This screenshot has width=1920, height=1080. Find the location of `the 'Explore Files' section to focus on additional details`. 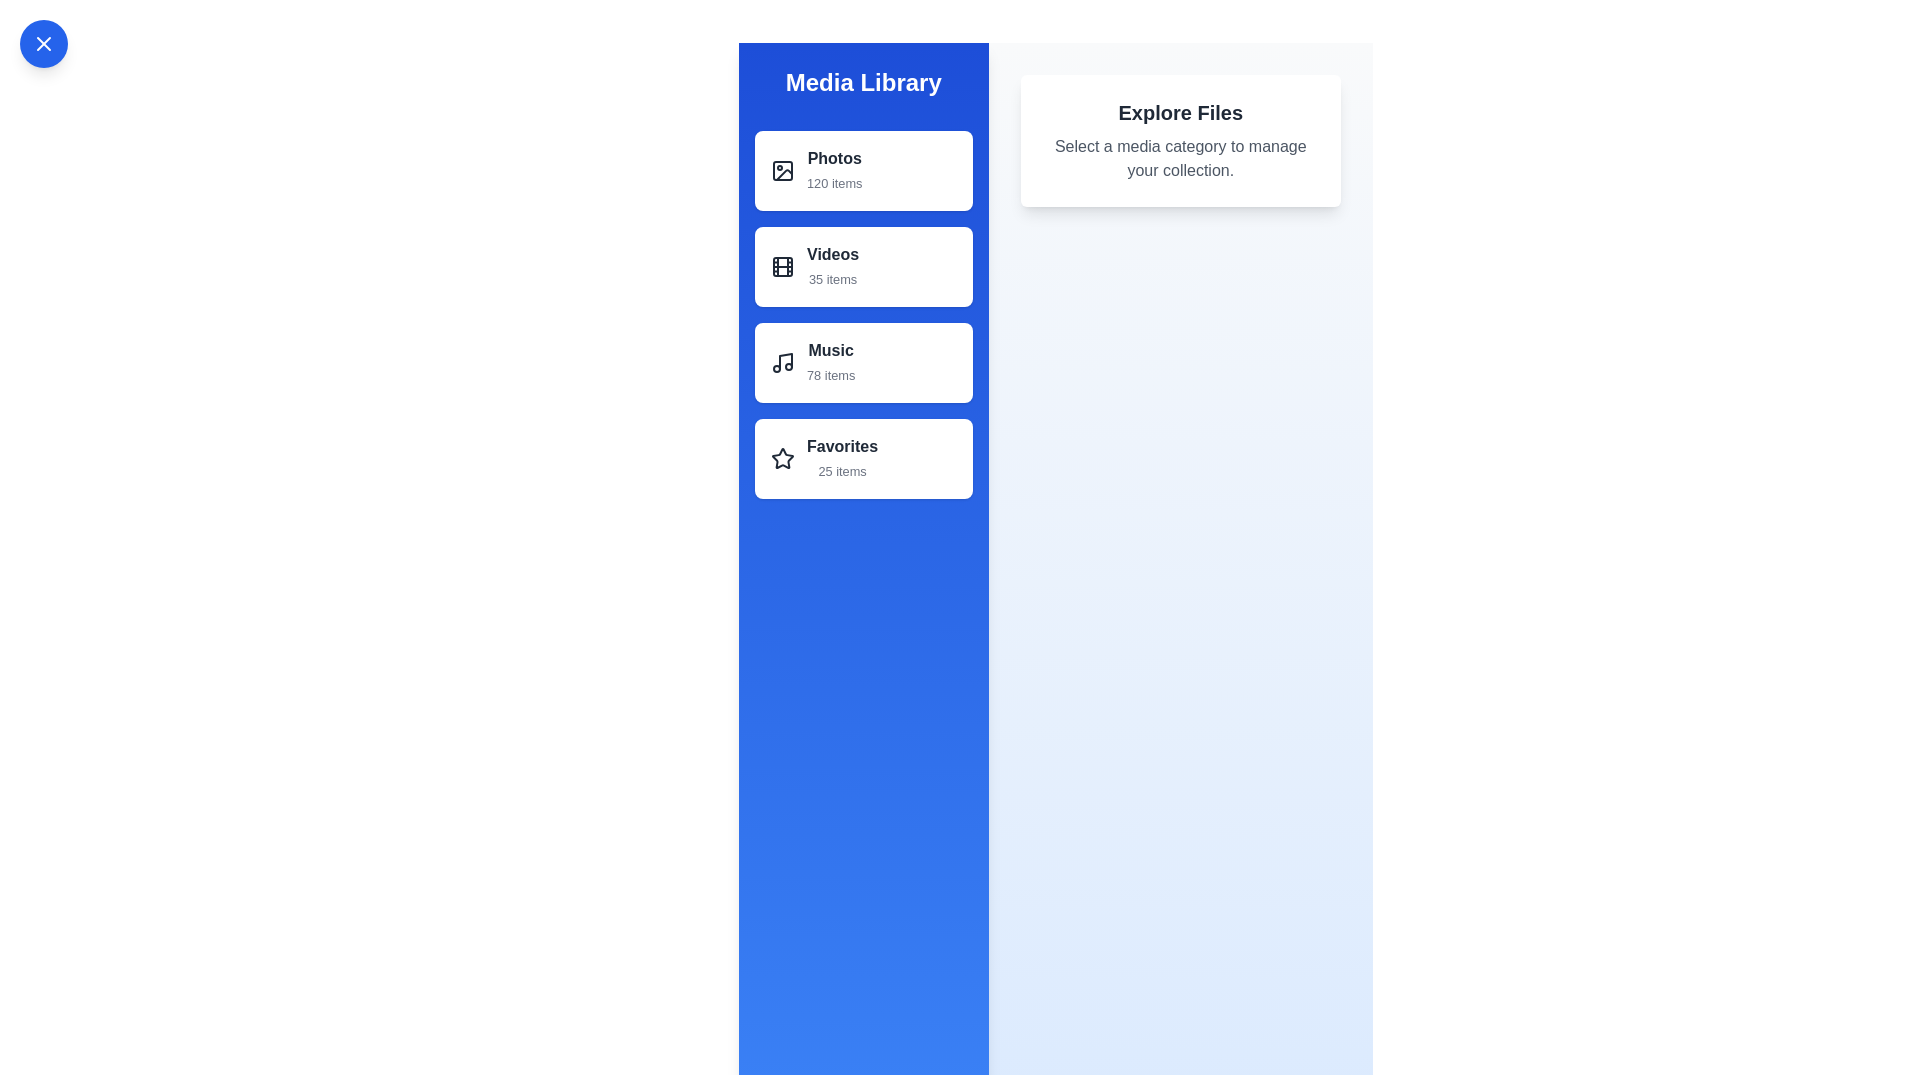

the 'Explore Files' section to focus on additional details is located at coordinates (1180, 112).